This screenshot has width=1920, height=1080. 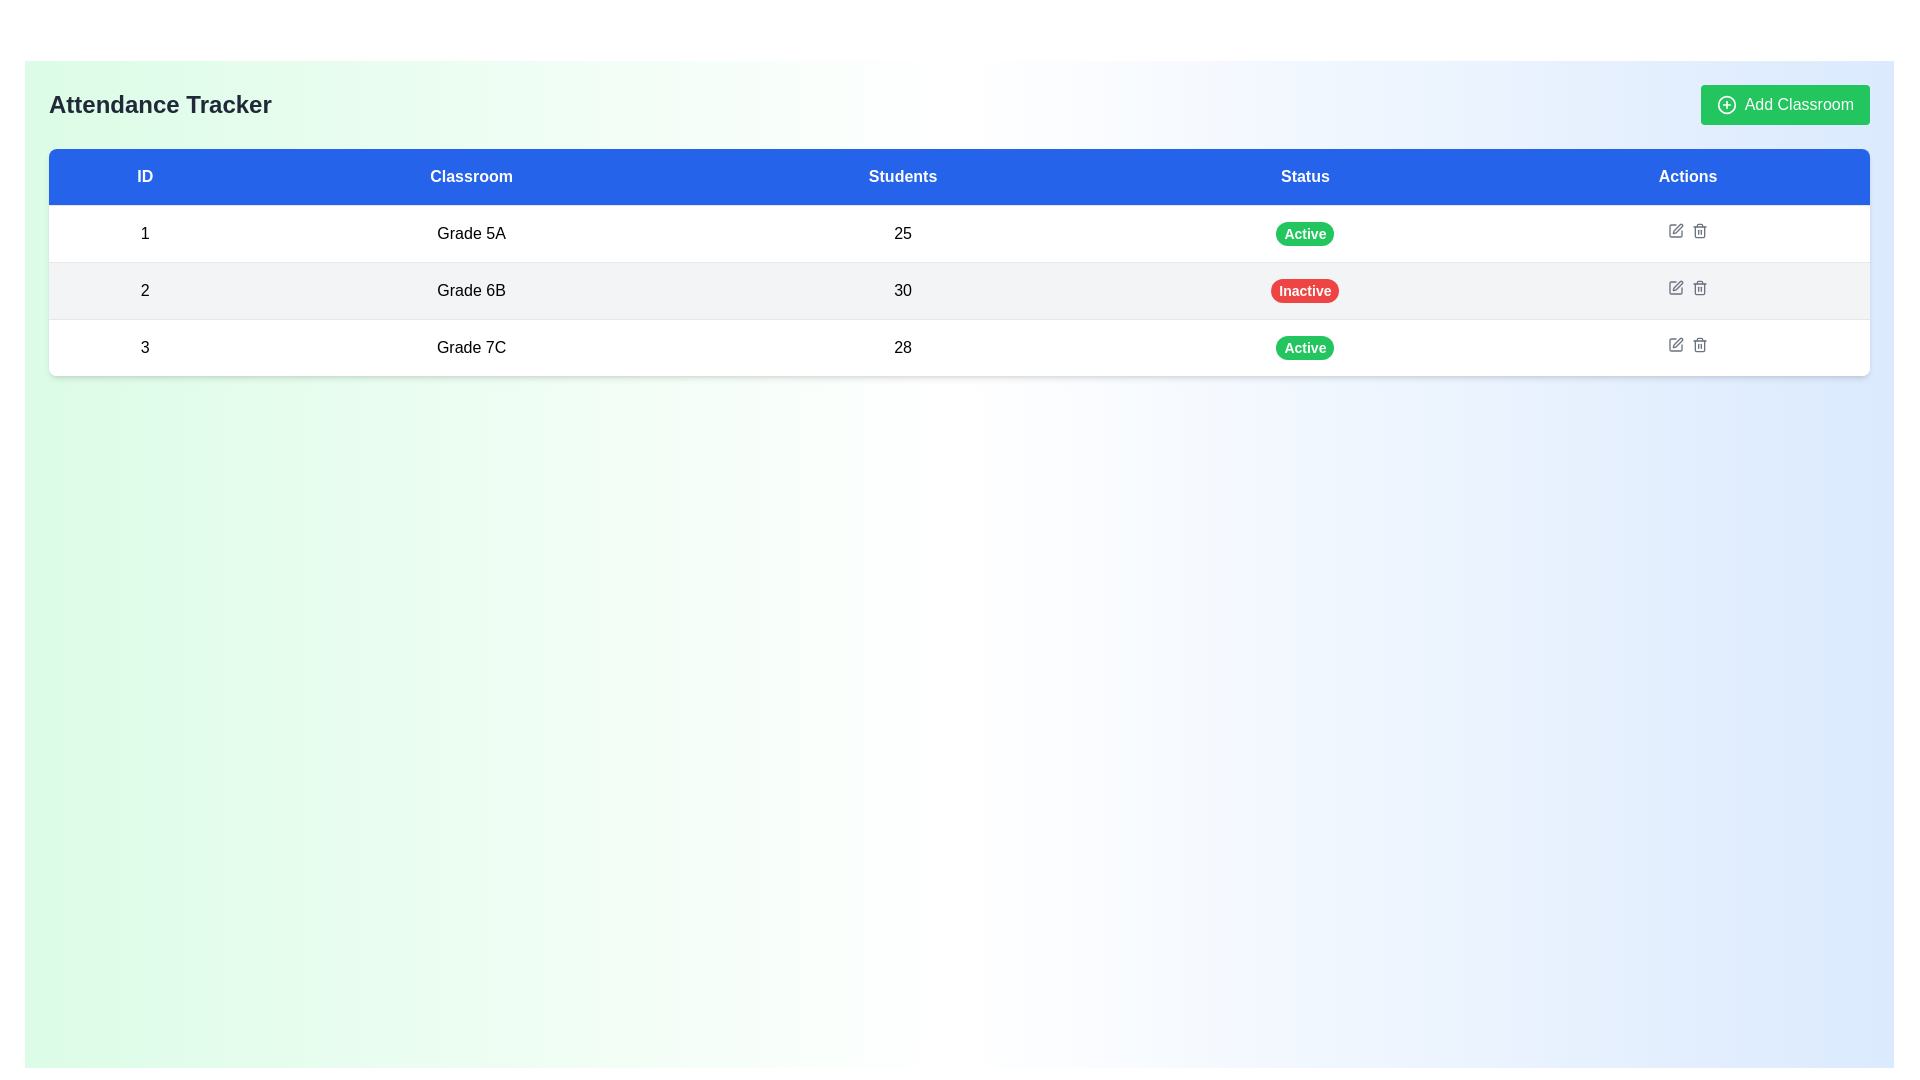 What do you see at coordinates (958, 233) in the screenshot?
I see `the first row of the table that displays details about a specific classroom, highlighting it` at bounding box center [958, 233].